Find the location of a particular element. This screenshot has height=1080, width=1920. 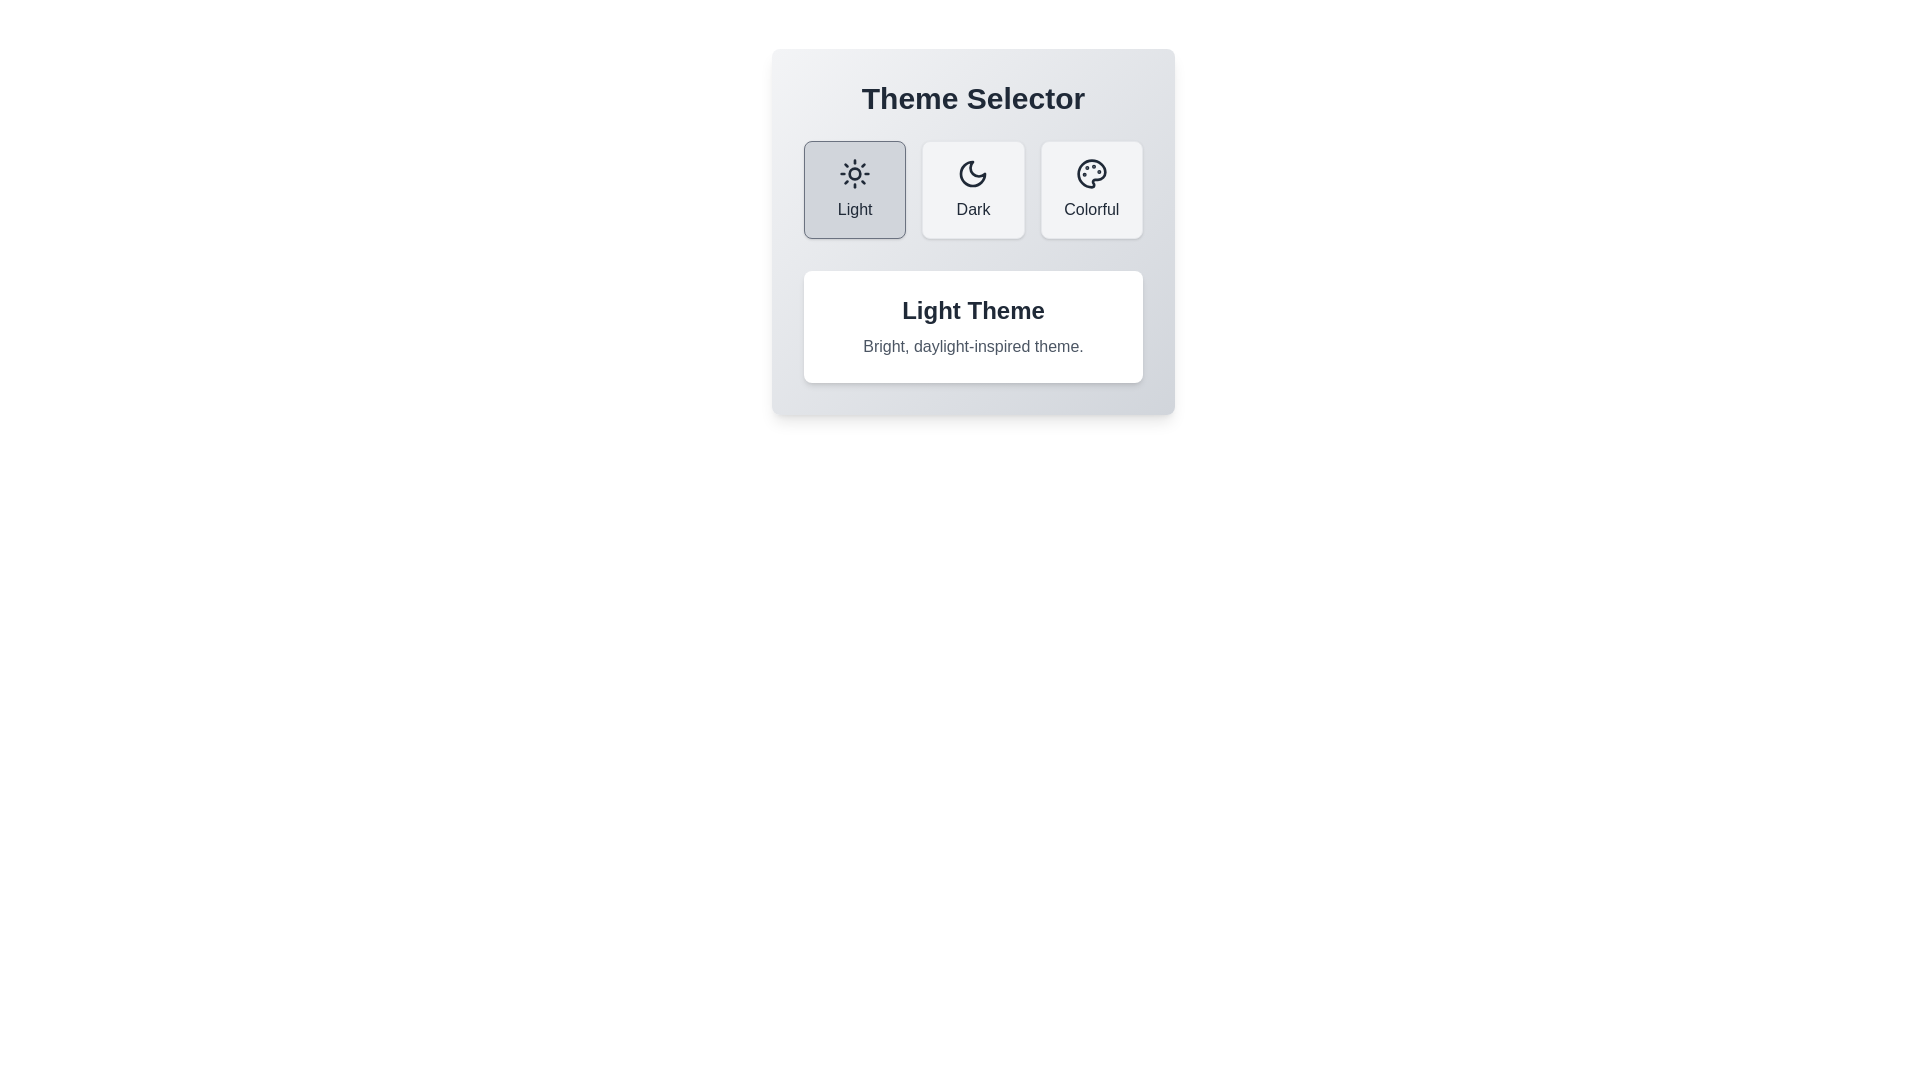

the 'Dark' theme option button represented by a crescent moon icon is located at coordinates (973, 172).